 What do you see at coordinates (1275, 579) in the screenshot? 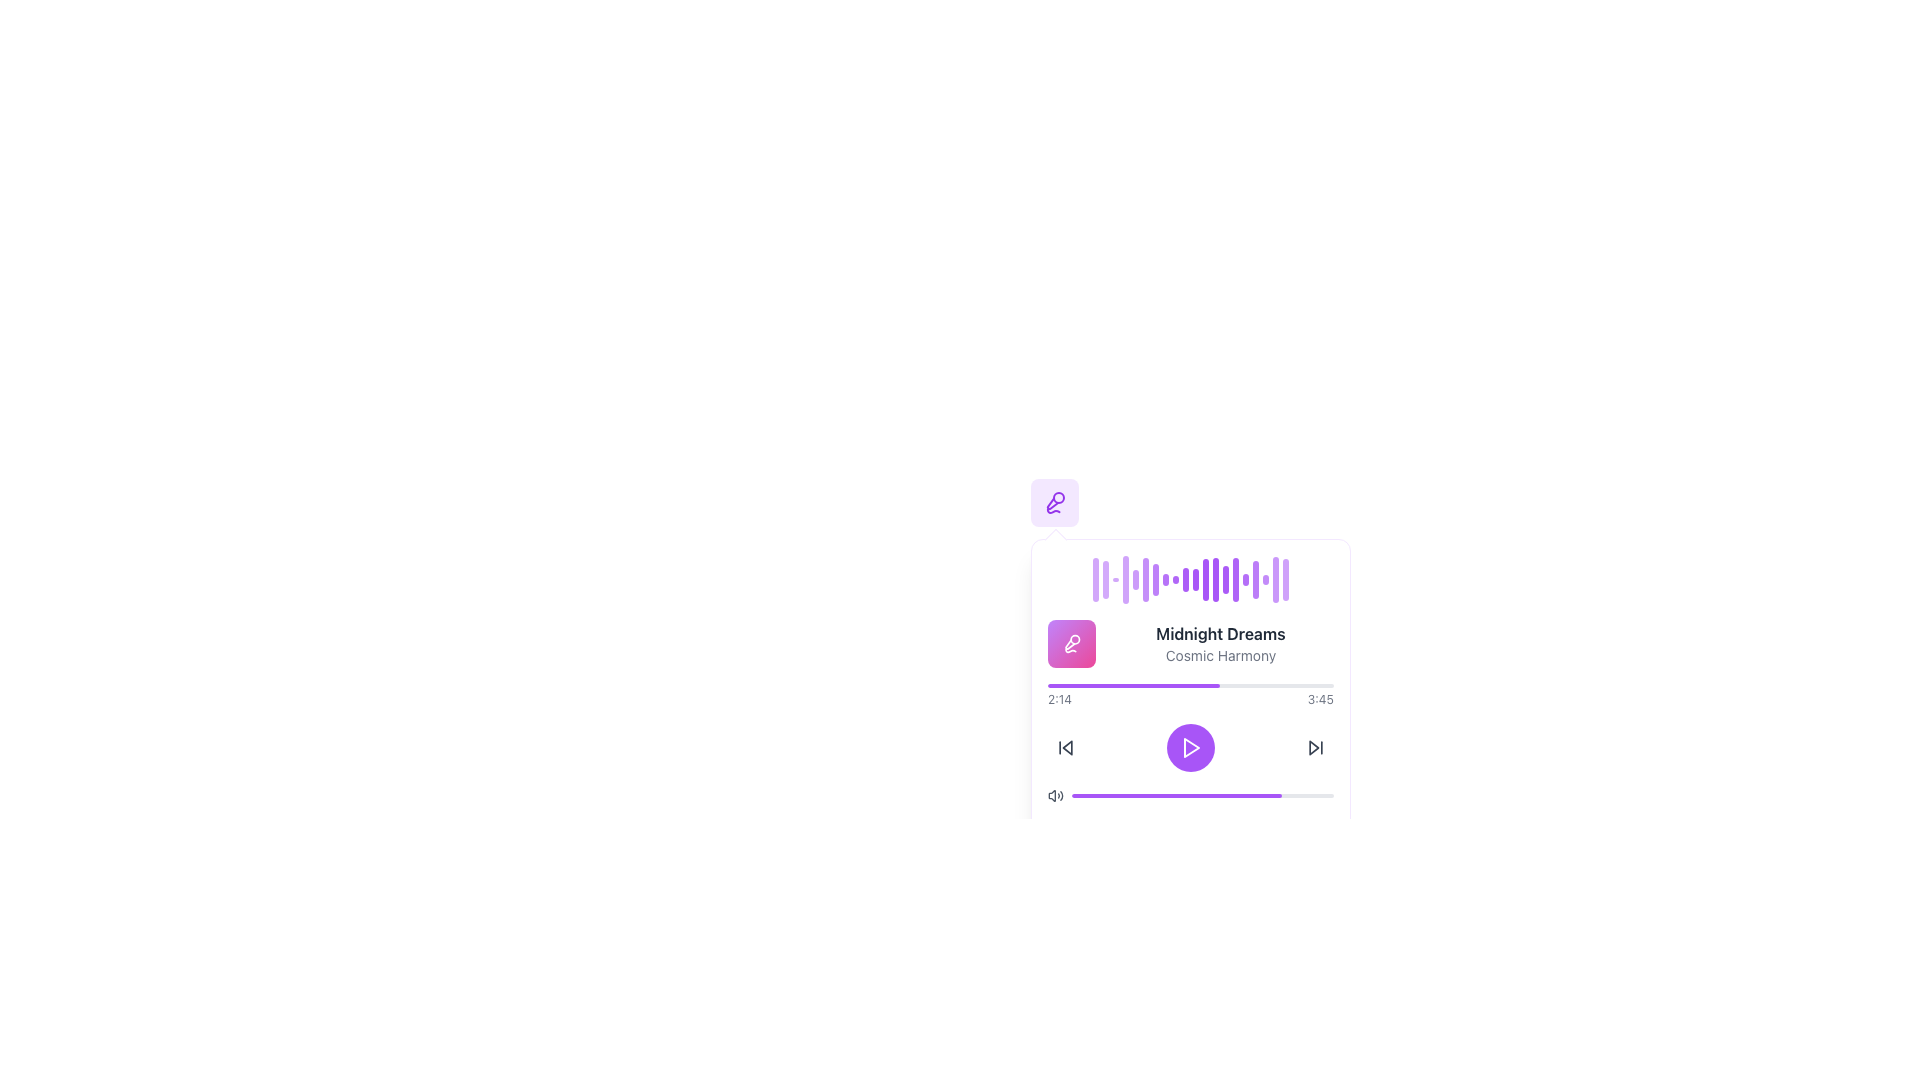
I see `the 19th vertical bar of the audio waveform segment representing the audio characteristics in the audio player UI, located above the title 'Midnight Dreams'` at bounding box center [1275, 579].